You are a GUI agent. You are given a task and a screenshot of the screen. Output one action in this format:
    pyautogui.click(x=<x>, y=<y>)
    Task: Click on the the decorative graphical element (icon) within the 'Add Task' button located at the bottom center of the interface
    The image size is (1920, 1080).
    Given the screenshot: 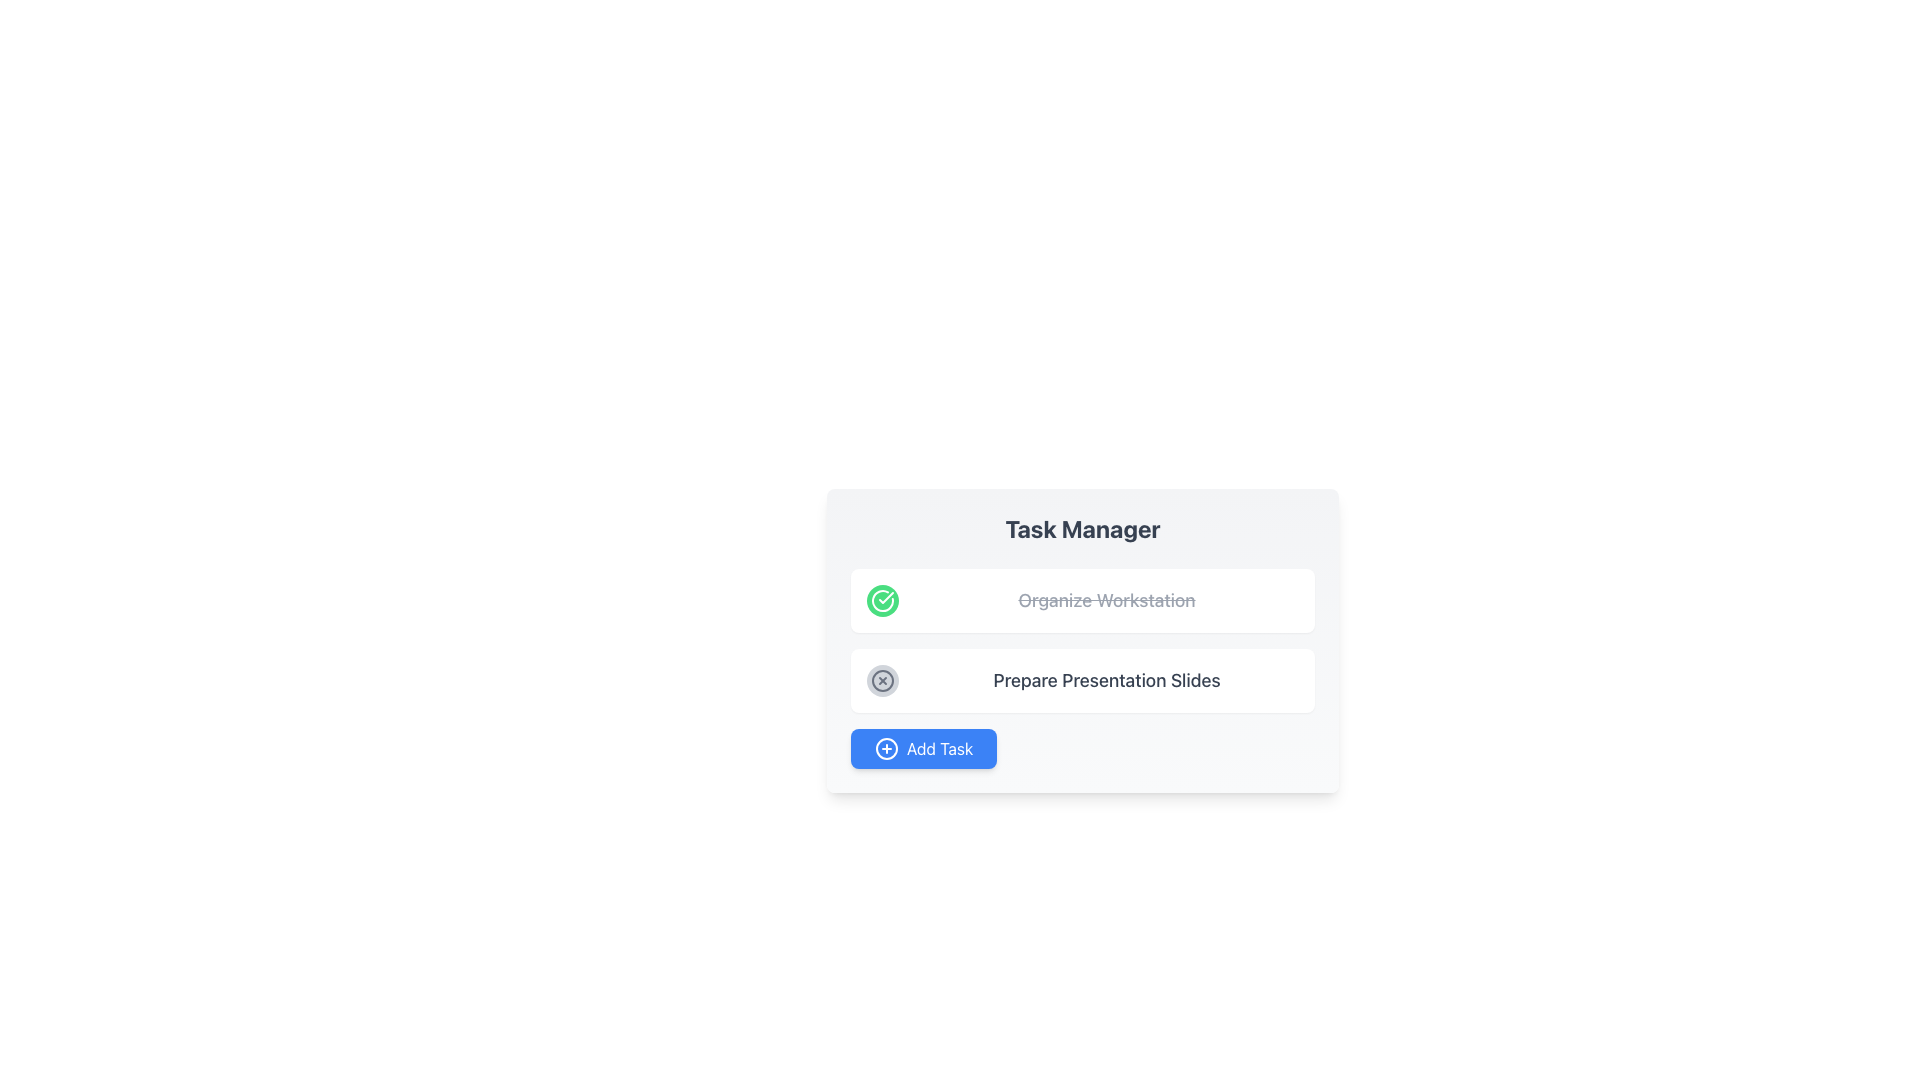 What is the action you would take?
    pyautogui.click(x=886, y=748)
    